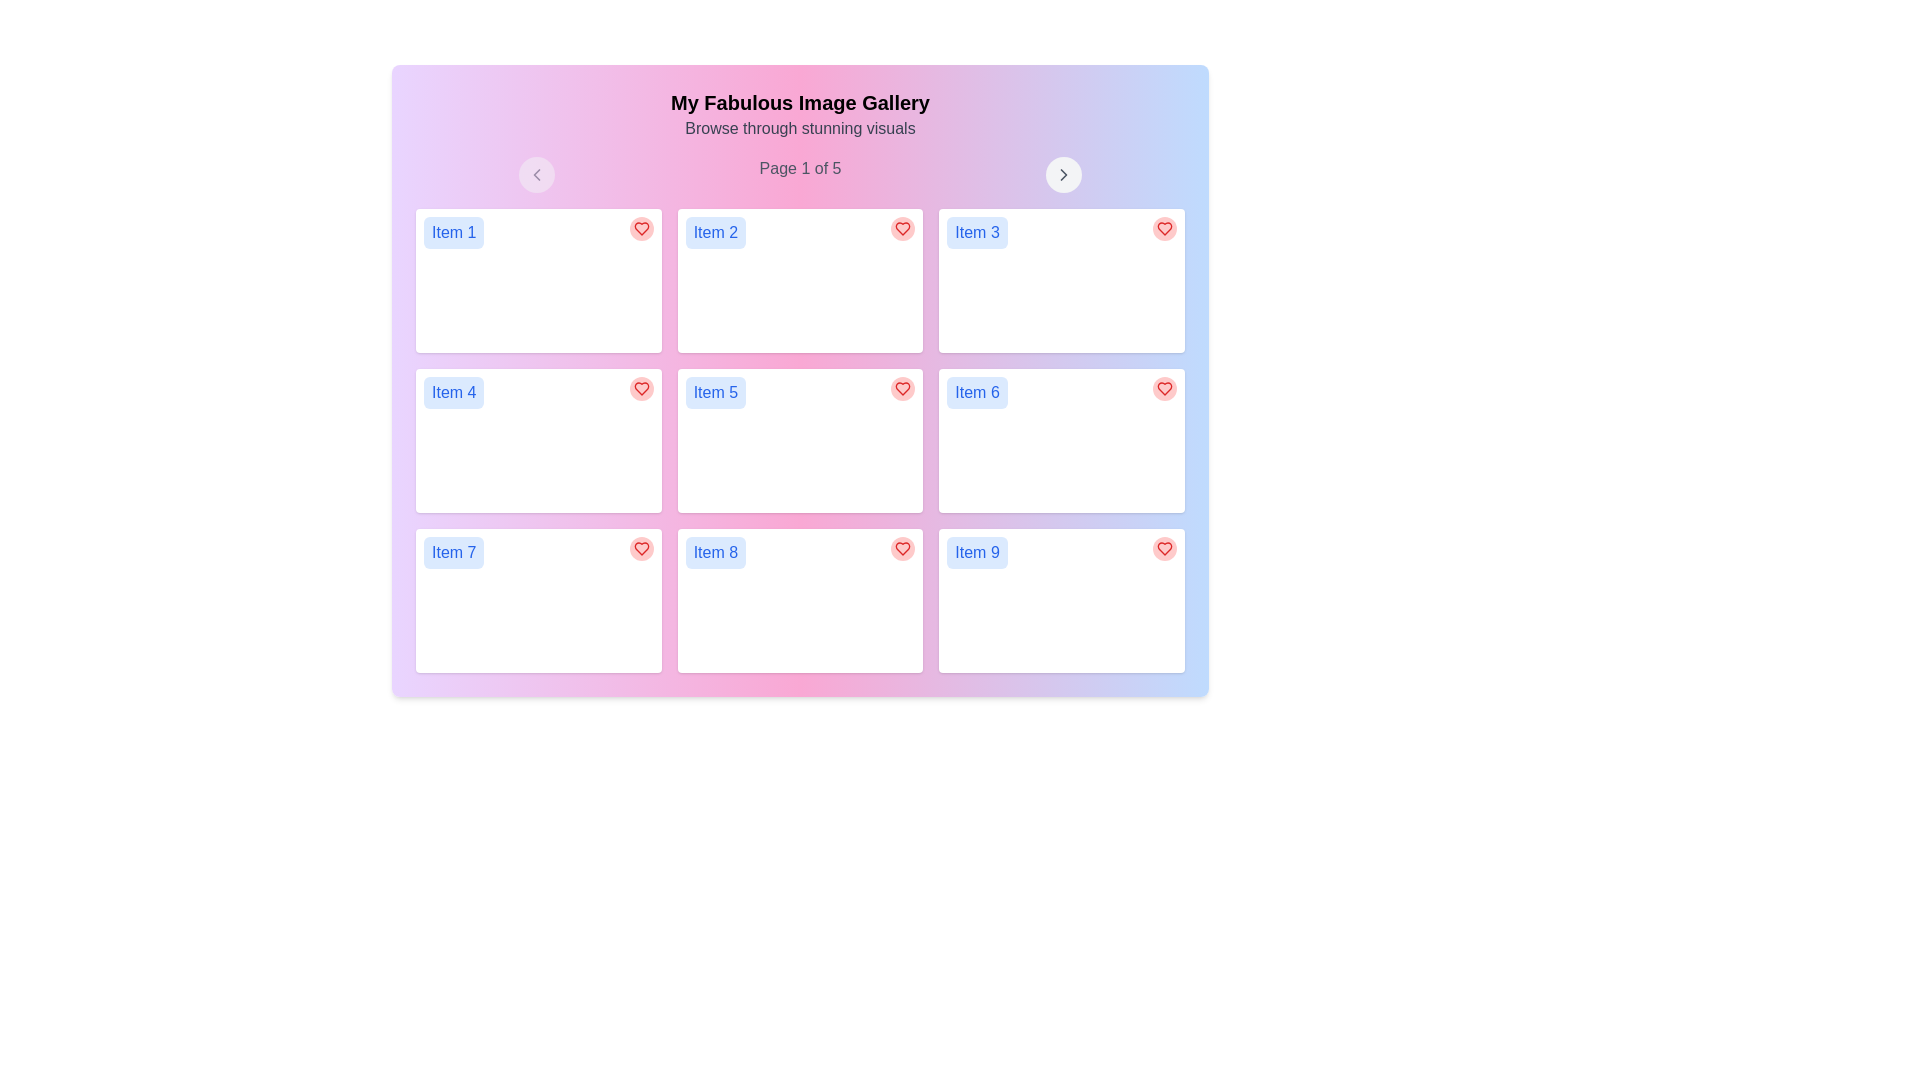 The width and height of the screenshot is (1920, 1080). I want to click on the rectangular label displaying 'Item 6' in blue on a light blue background, located in the second row, third column of a 3x3 grid layout, so click(977, 393).